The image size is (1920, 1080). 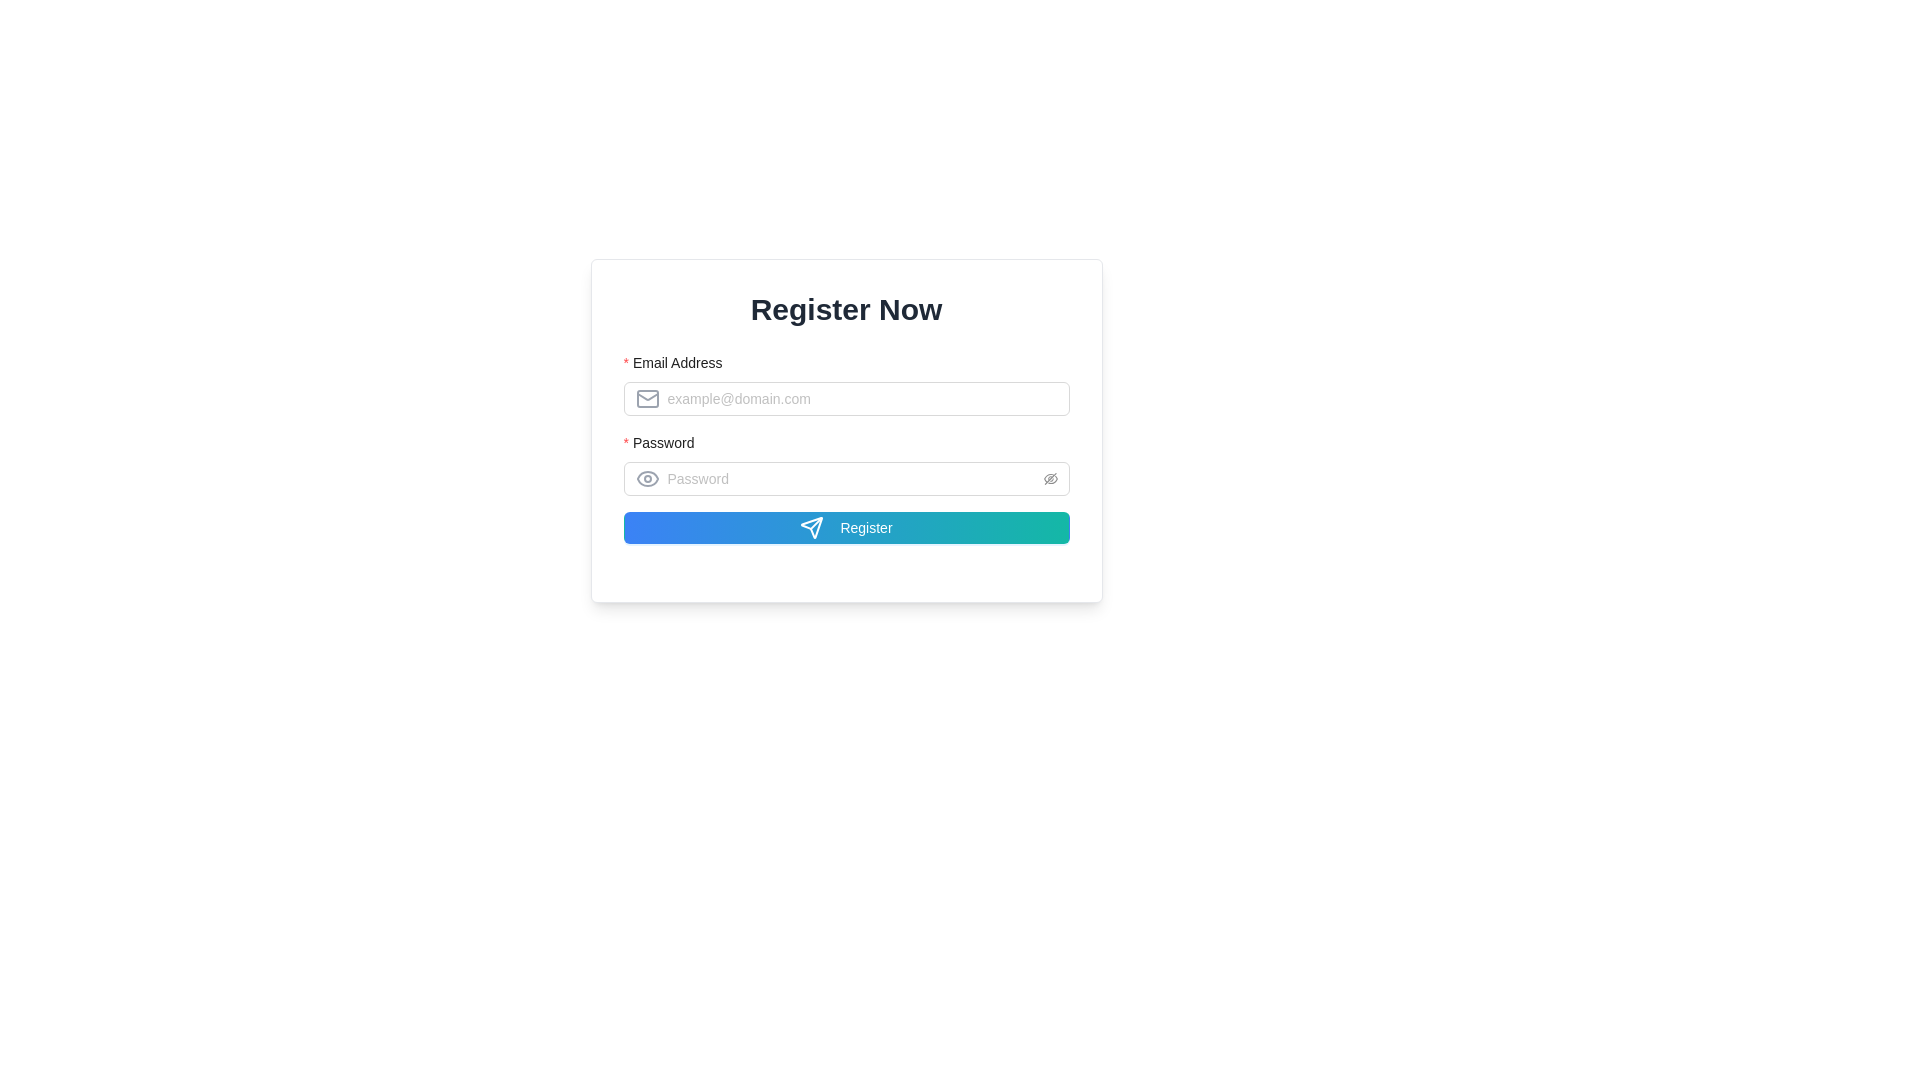 What do you see at coordinates (846, 527) in the screenshot?
I see `the 'Register' button with a gradient background transitioning from blue to teal, located at the bottom center of the form layout` at bounding box center [846, 527].